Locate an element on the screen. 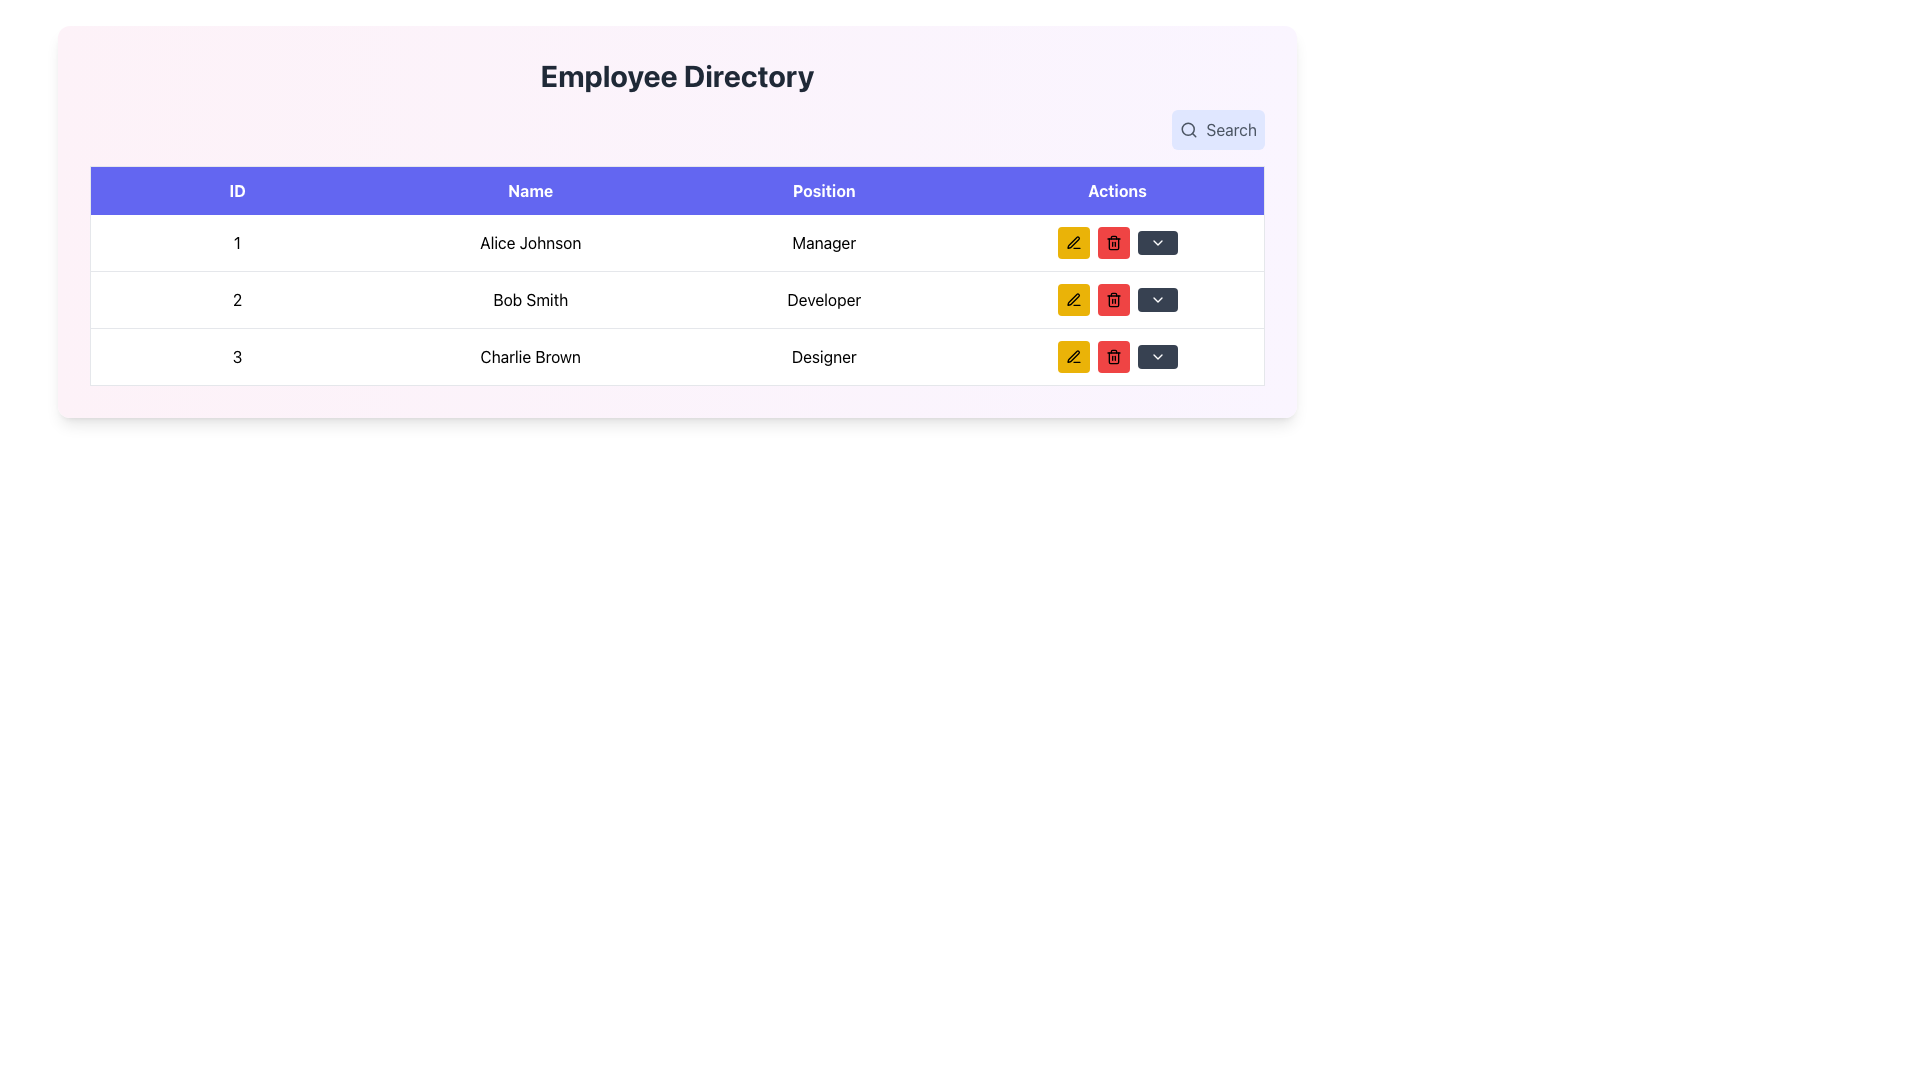 The width and height of the screenshot is (1920, 1080). the edit icon located within the yellow button in the 'Actions' column of the first row of the data table for 'Alice Johnson' to initiate editing is located at coordinates (1072, 242).